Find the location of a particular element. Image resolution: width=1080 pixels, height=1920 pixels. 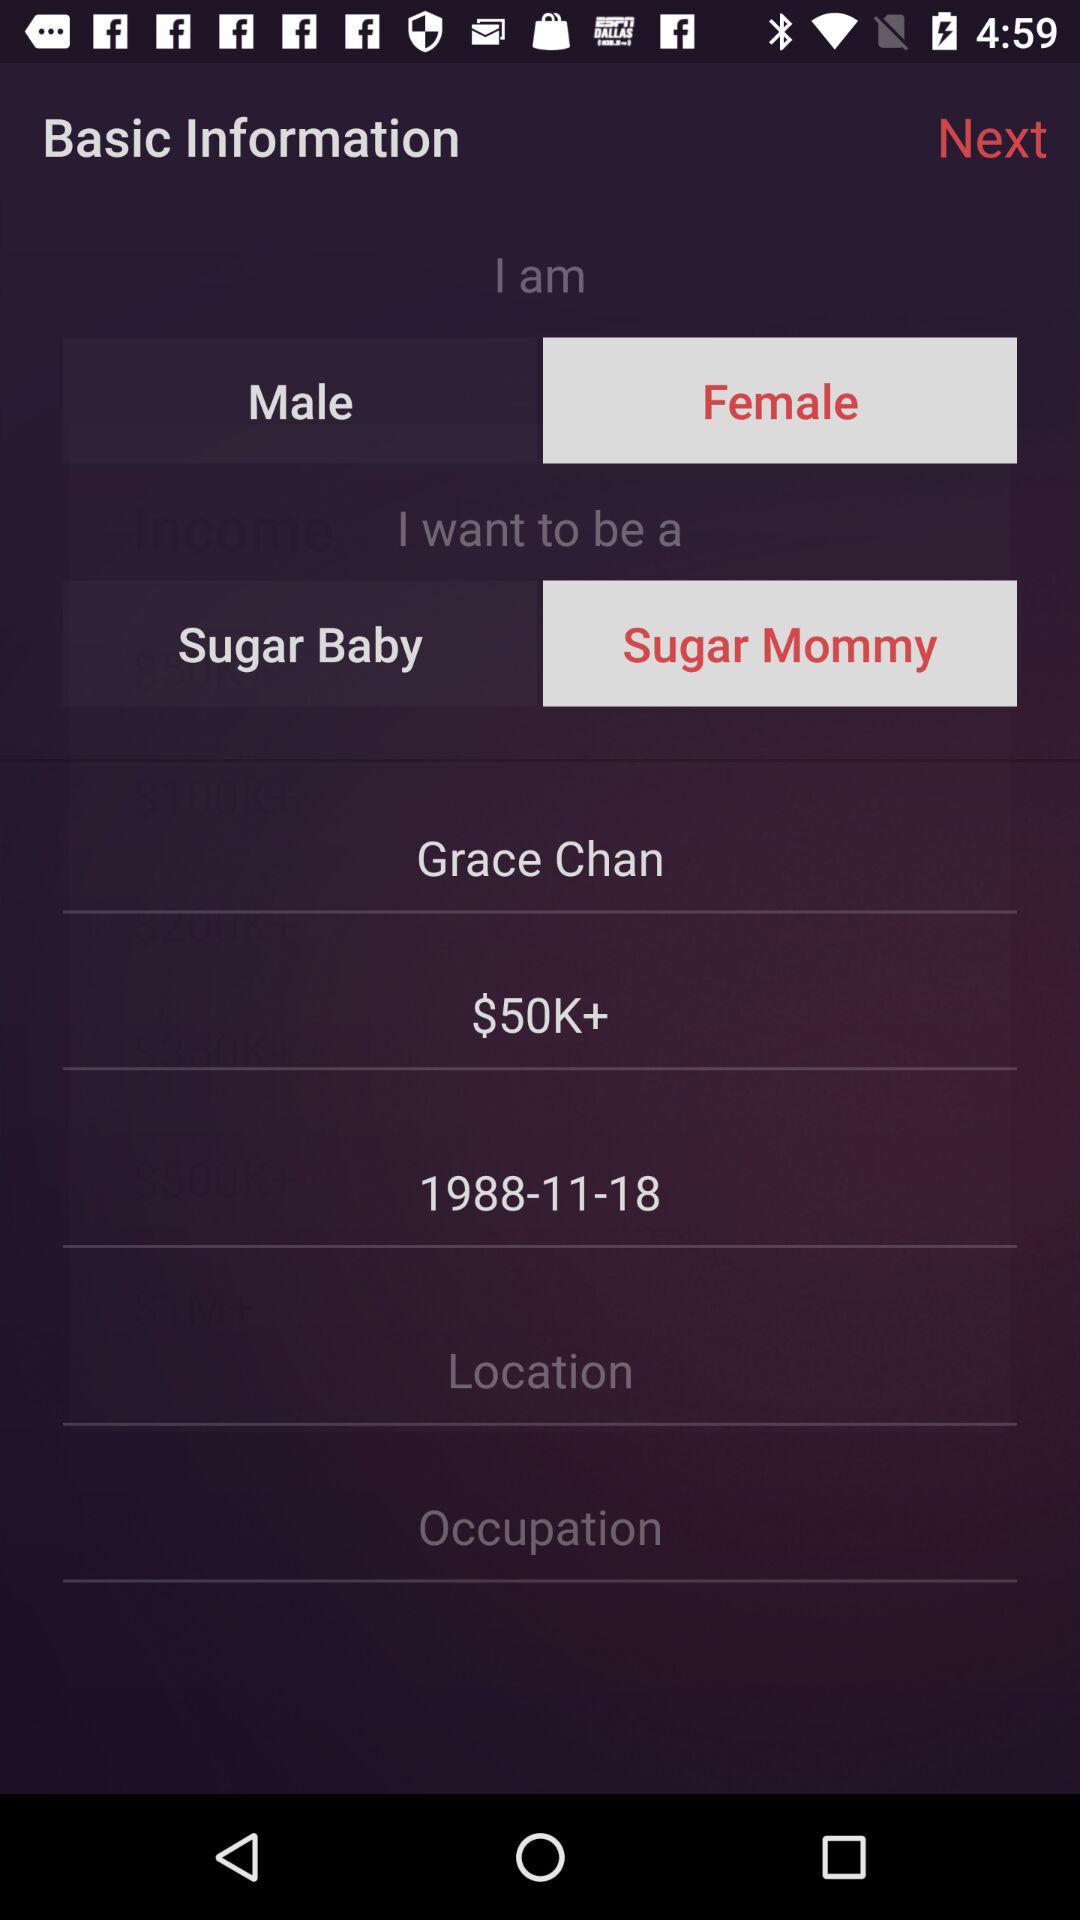

male icon is located at coordinates (300, 400).